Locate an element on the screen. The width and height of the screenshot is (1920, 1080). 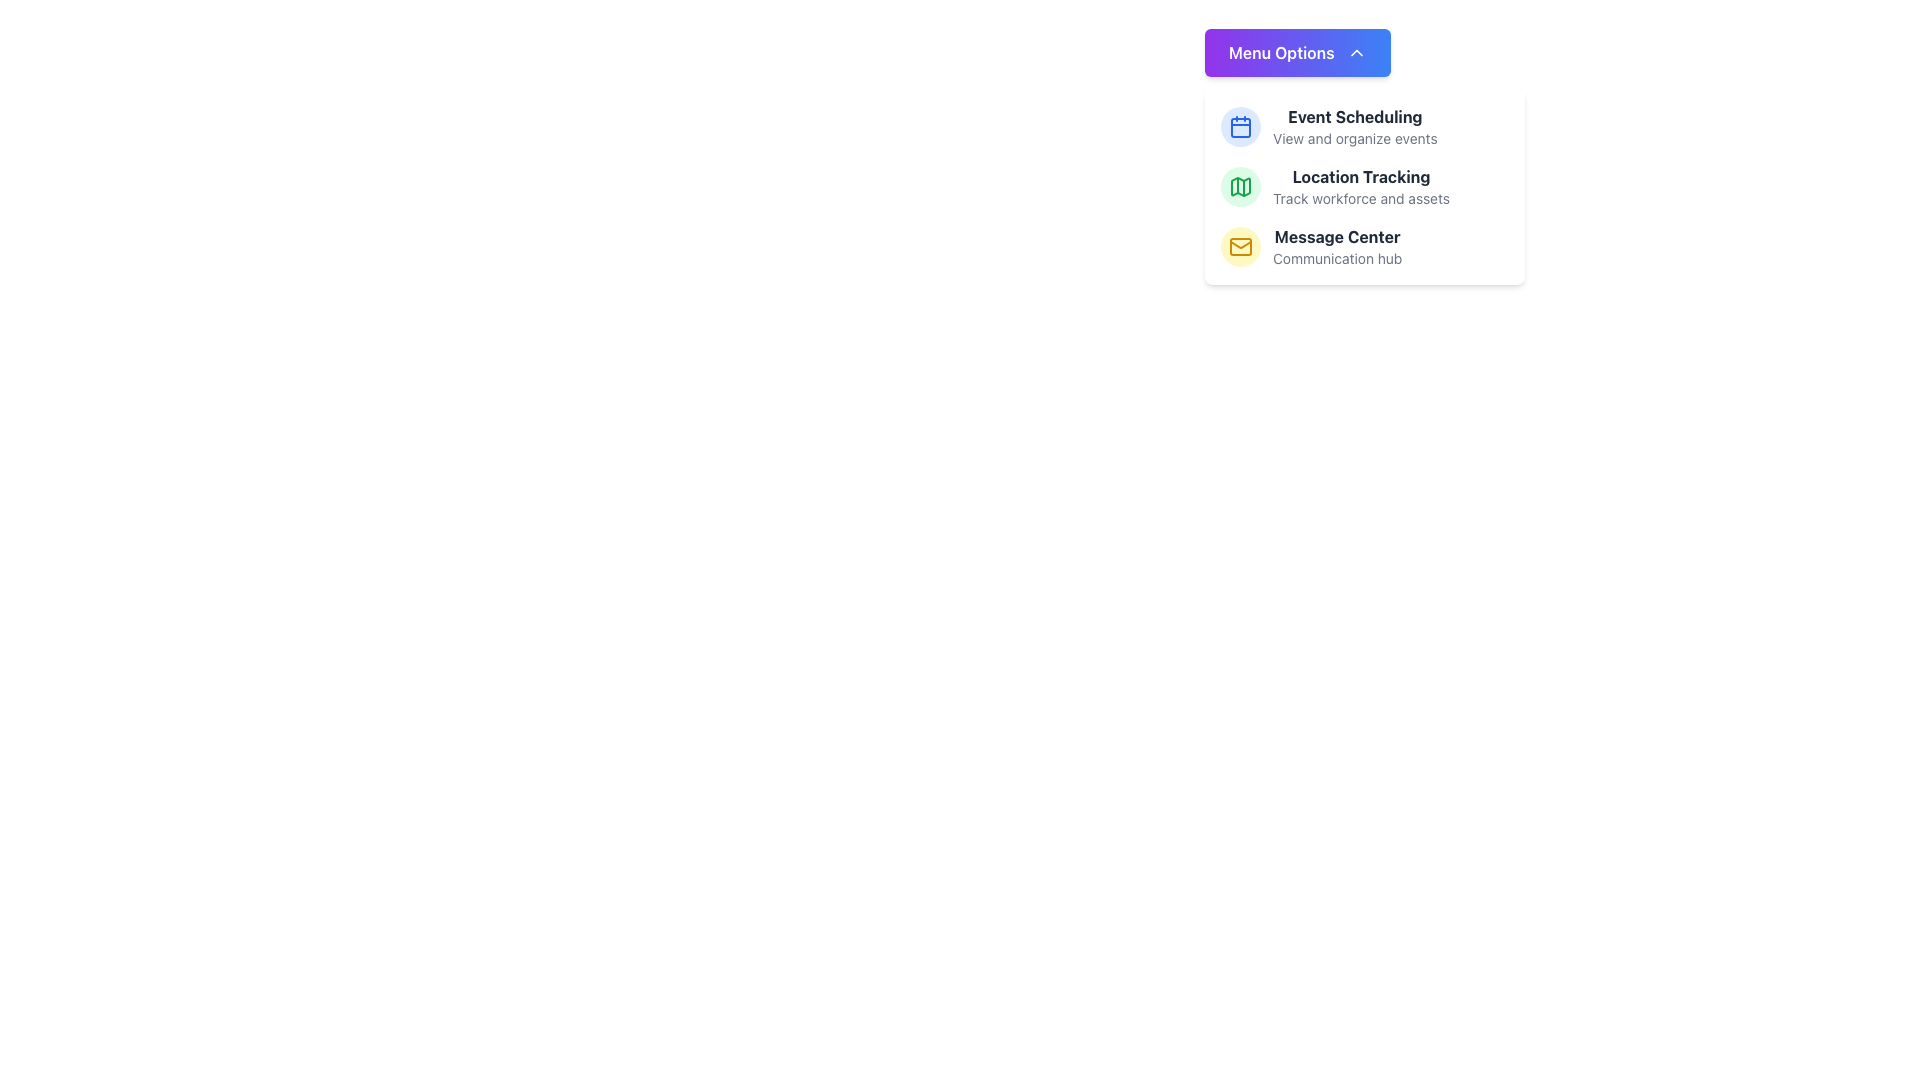
the text label displaying 'View and organize events', which is styled in light gray and located beneath the 'Event Scheduling' title in the dropdown menu is located at coordinates (1355, 137).